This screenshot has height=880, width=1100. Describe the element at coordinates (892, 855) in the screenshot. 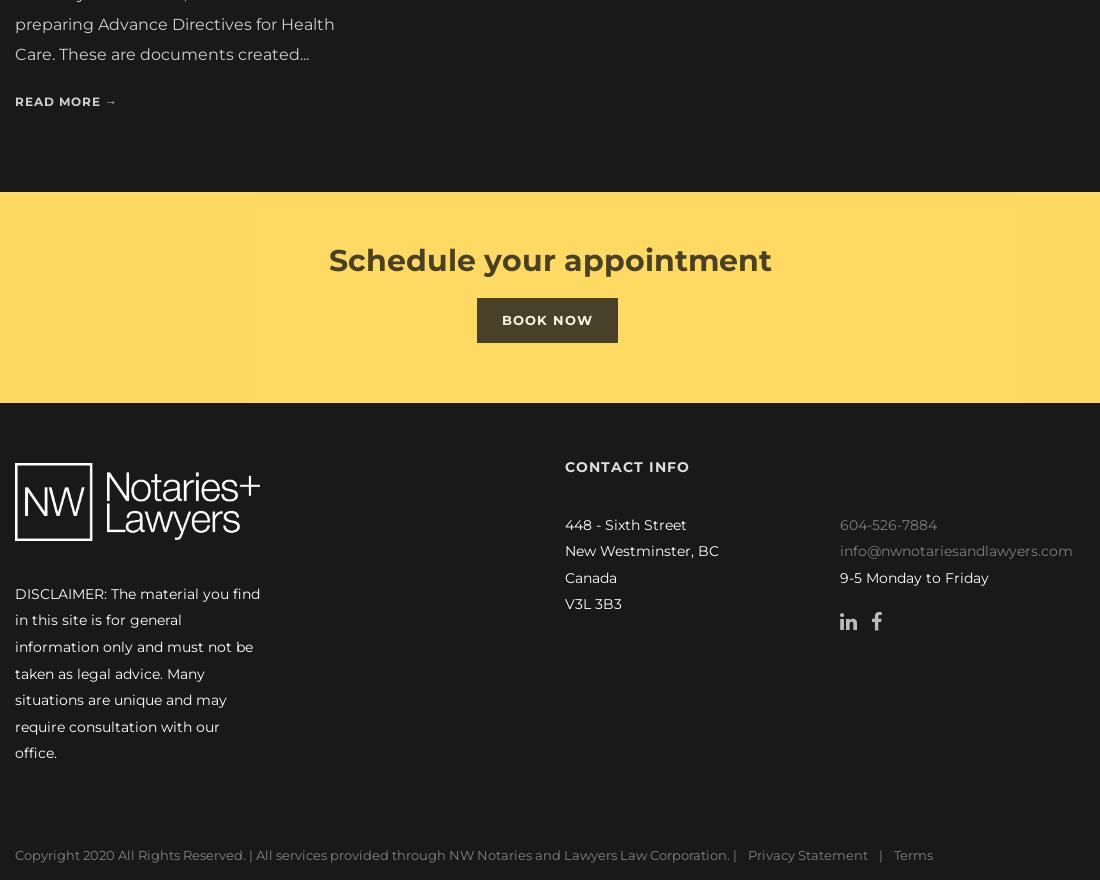

I see `'Terms'` at that location.